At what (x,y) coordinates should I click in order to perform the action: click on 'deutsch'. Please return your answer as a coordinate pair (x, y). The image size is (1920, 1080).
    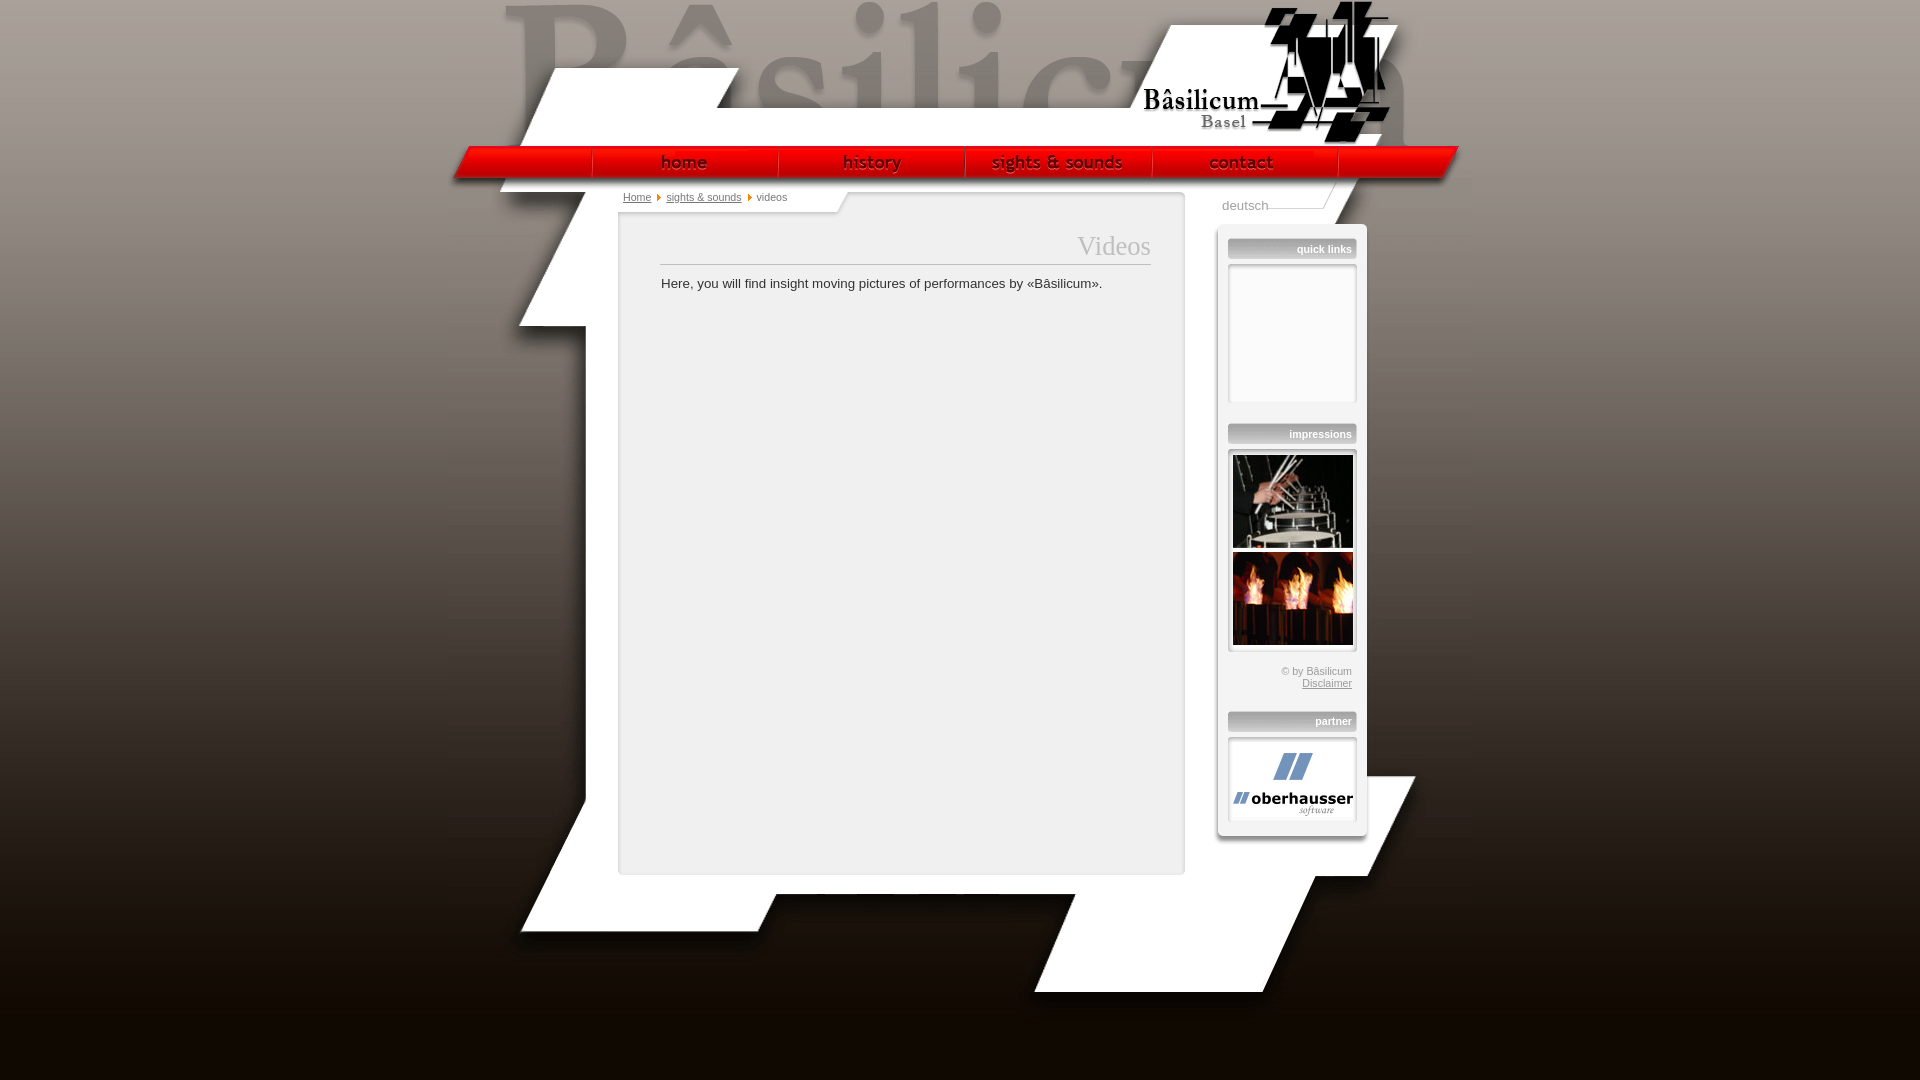
    Looking at the image, I should click on (1244, 205).